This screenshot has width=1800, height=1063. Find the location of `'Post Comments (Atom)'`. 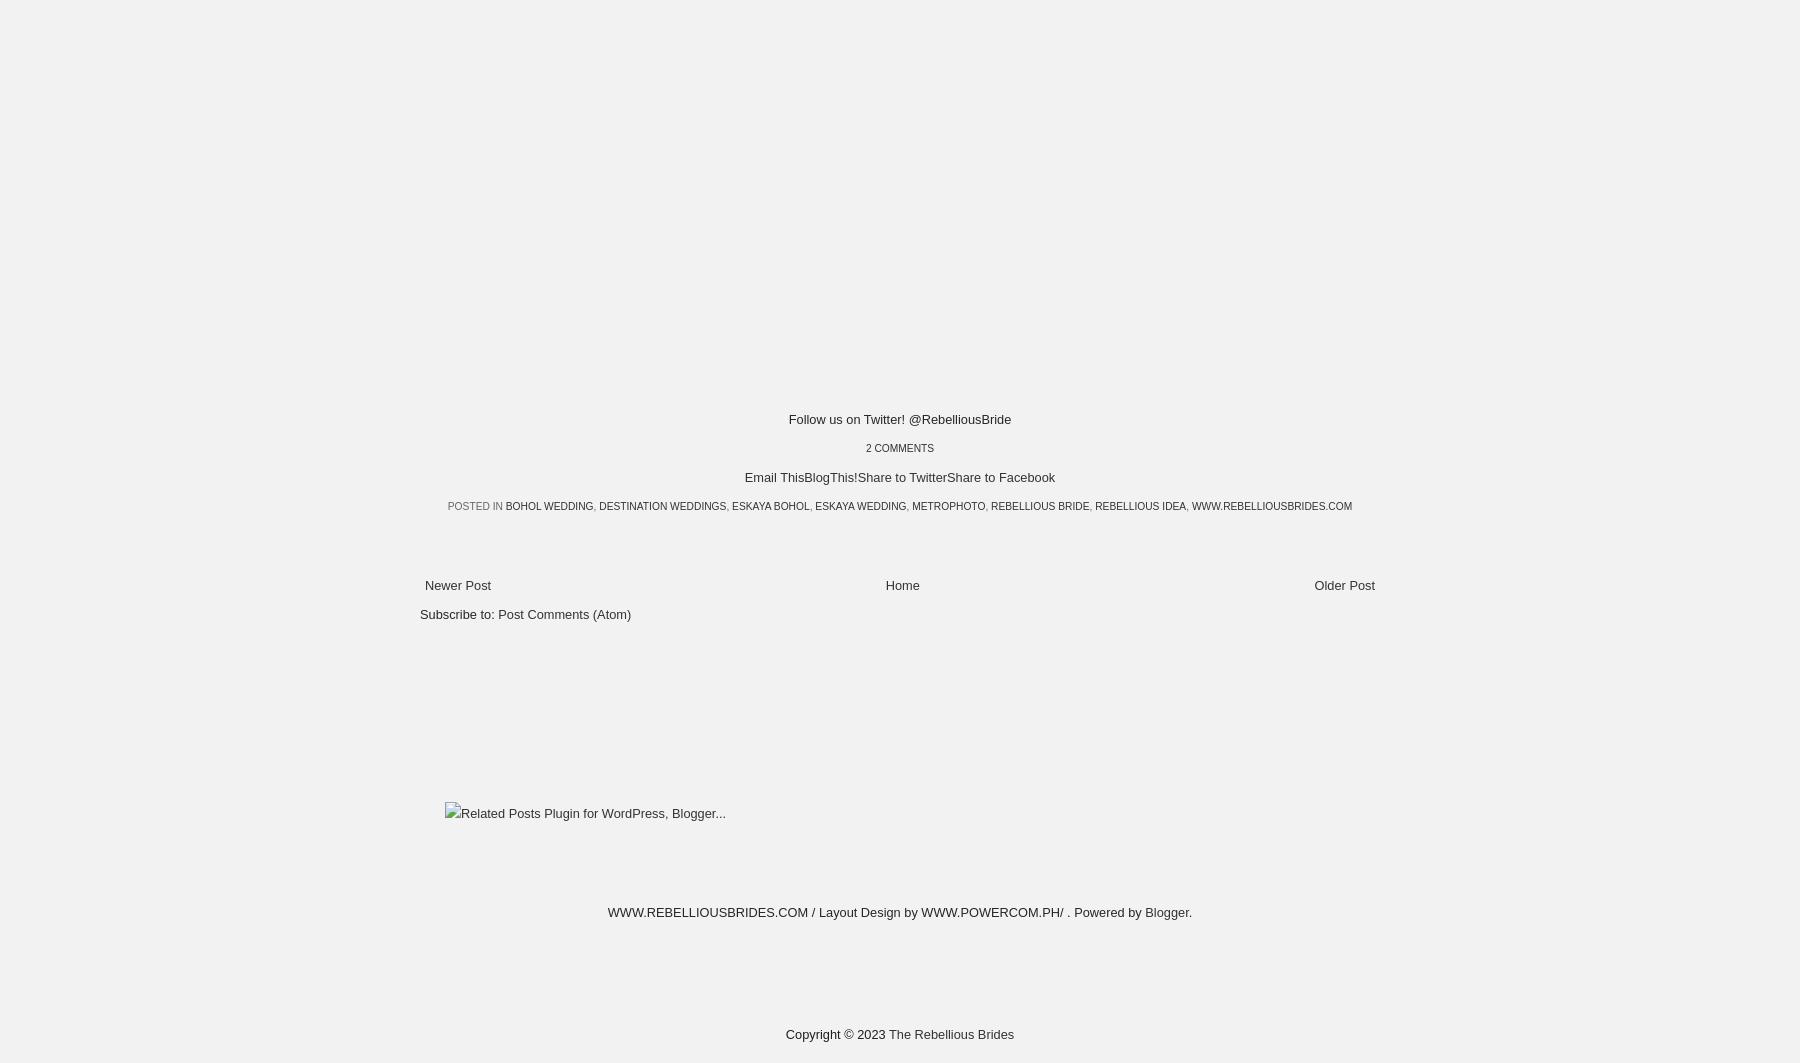

'Post Comments (Atom)' is located at coordinates (564, 612).